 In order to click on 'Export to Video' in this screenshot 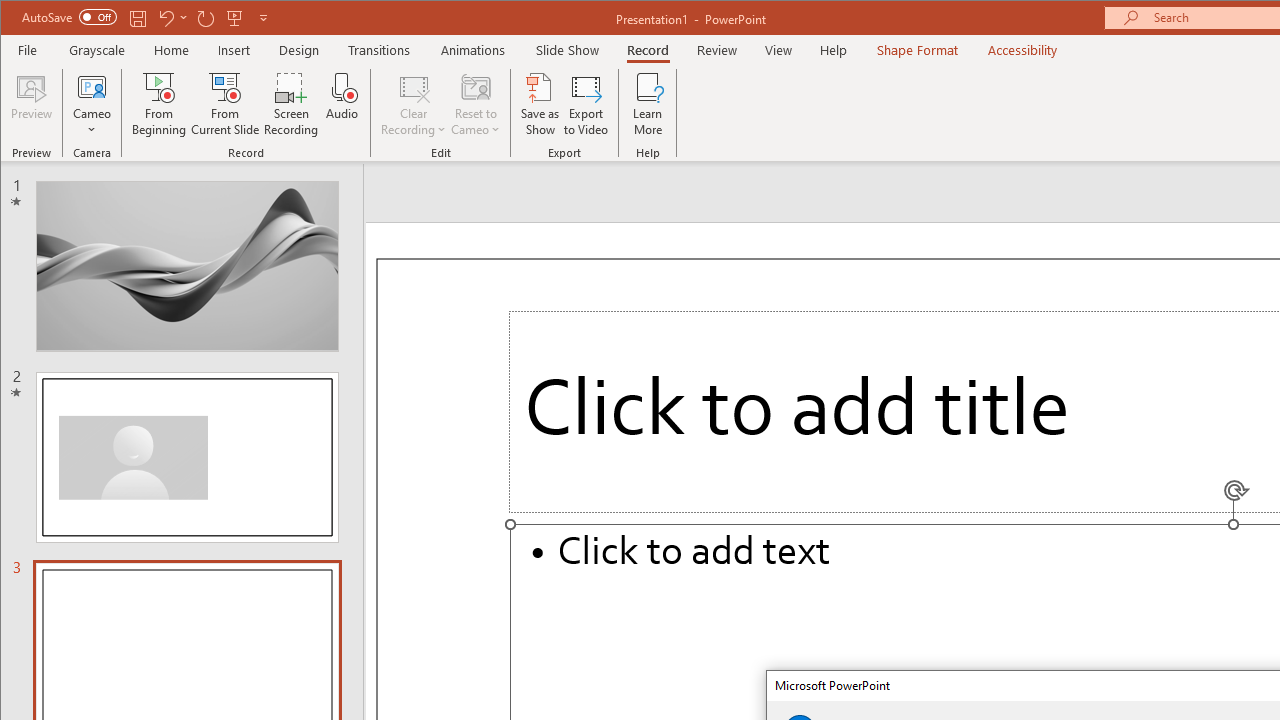, I will do `click(585, 104)`.